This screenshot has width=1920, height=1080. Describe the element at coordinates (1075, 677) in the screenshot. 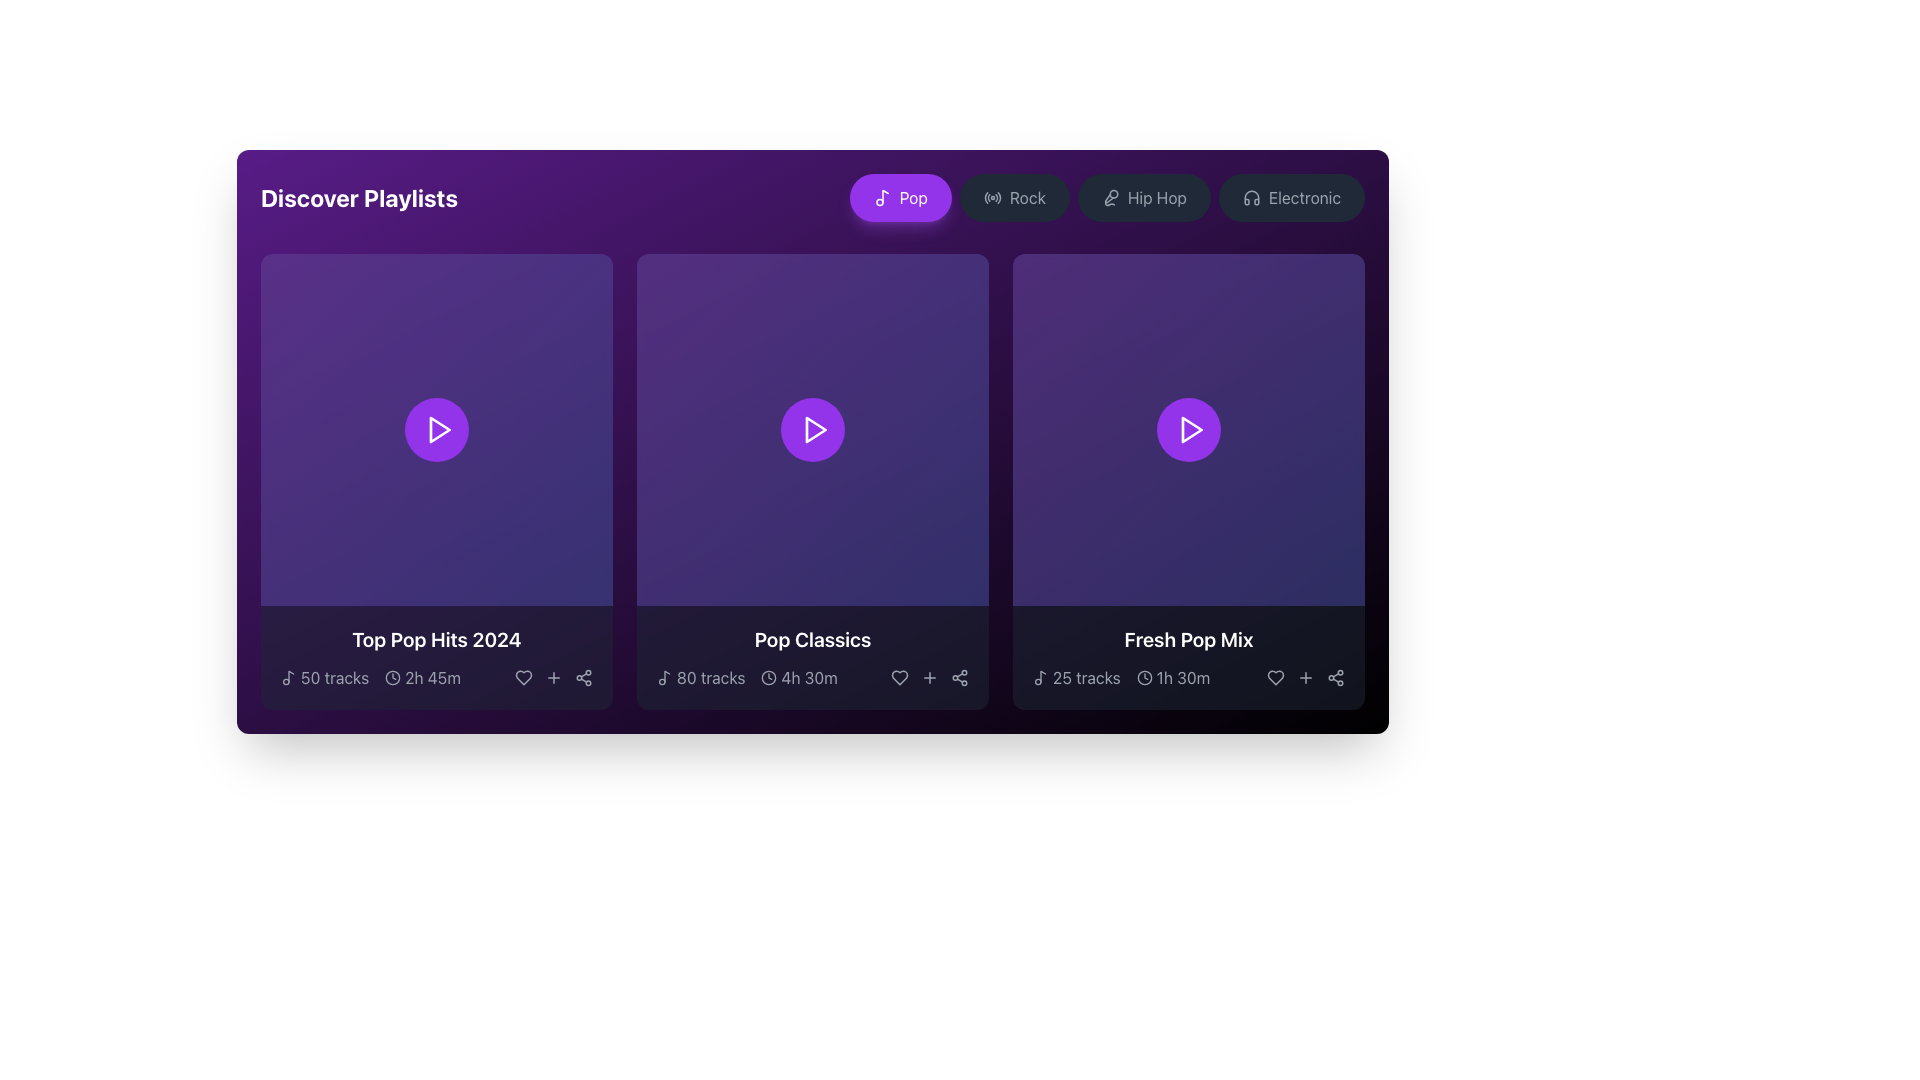

I see `text display showing the number of tracks in the playlist associated with the 'Fresh Pop Mix' card, which is located at the bottom left corner of the card` at that location.